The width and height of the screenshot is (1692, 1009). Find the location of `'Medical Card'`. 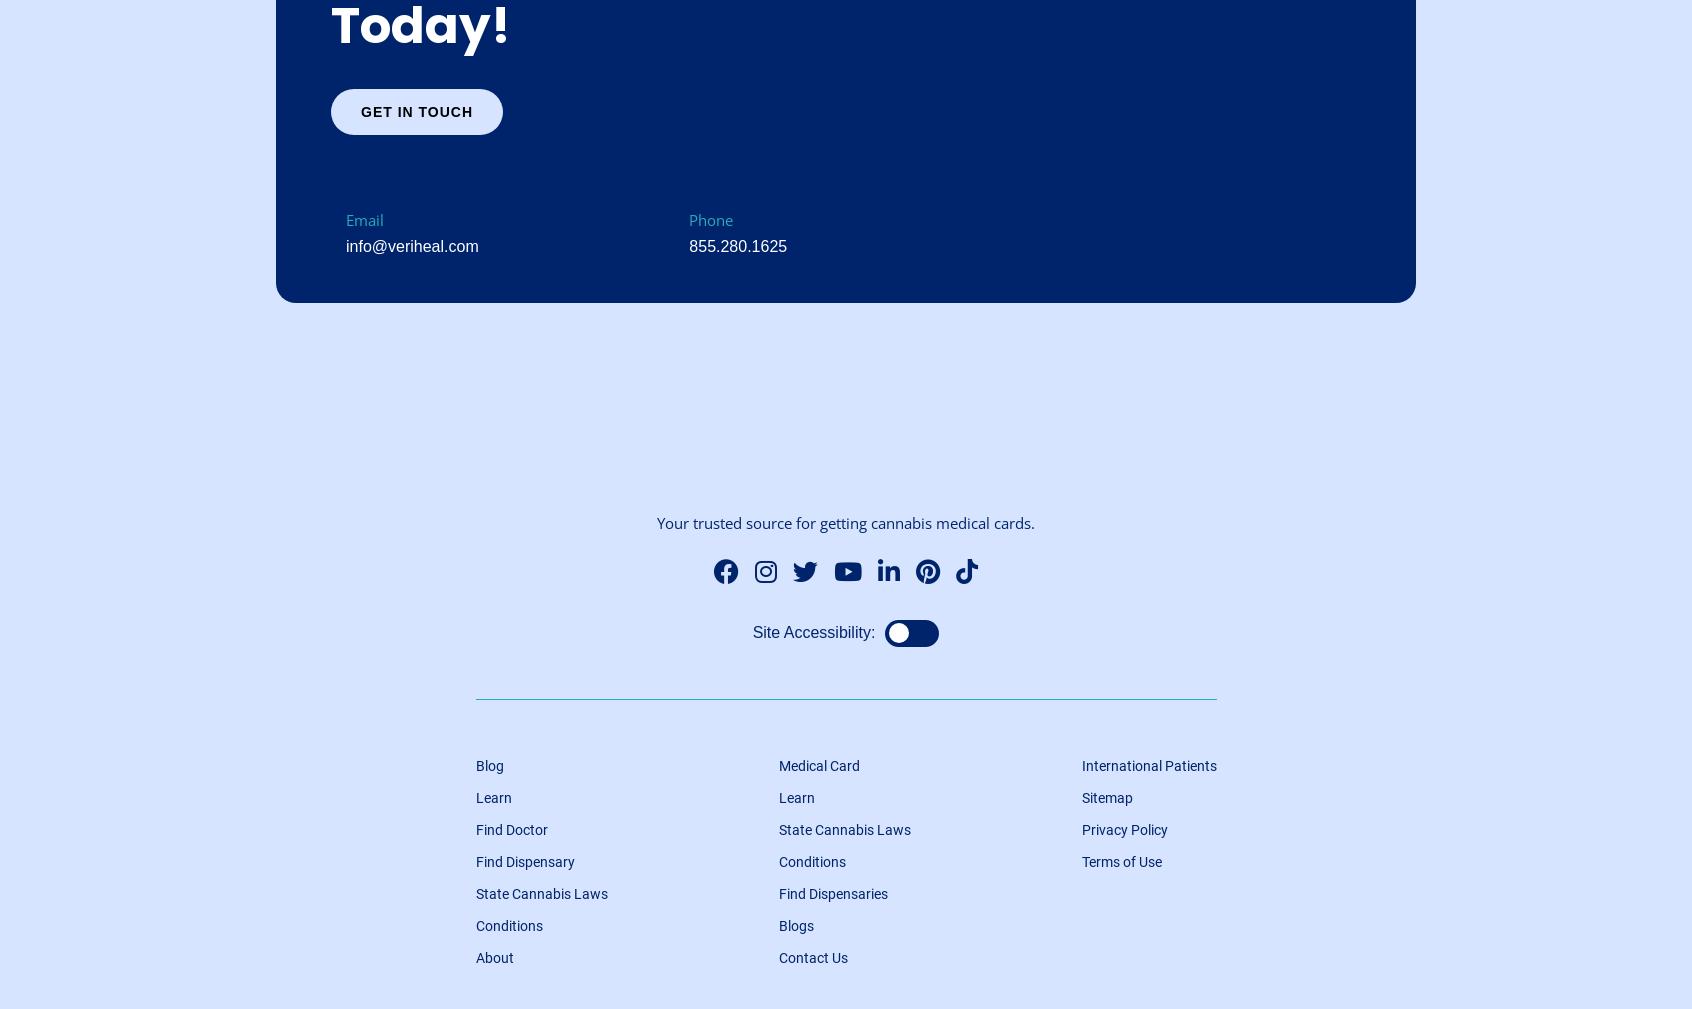

'Medical Card' is located at coordinates (777, 766).